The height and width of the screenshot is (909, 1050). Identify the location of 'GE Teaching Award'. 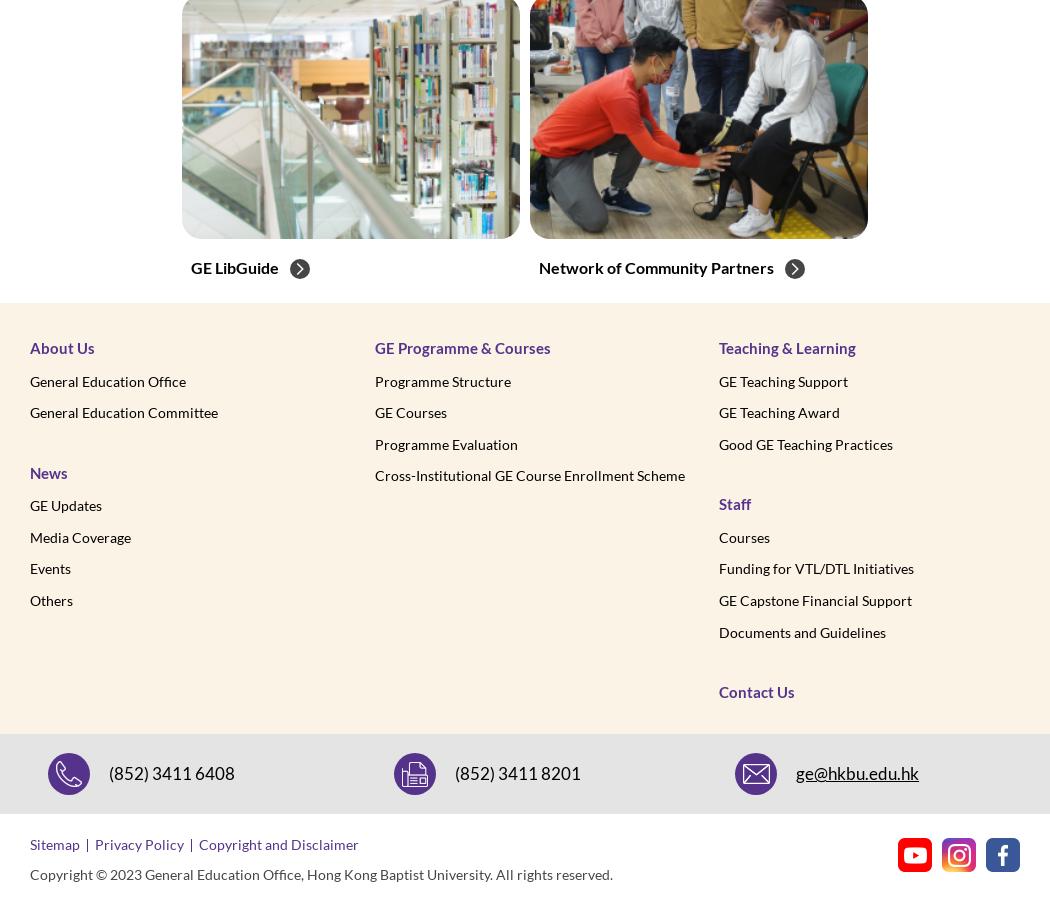
(779, 412).